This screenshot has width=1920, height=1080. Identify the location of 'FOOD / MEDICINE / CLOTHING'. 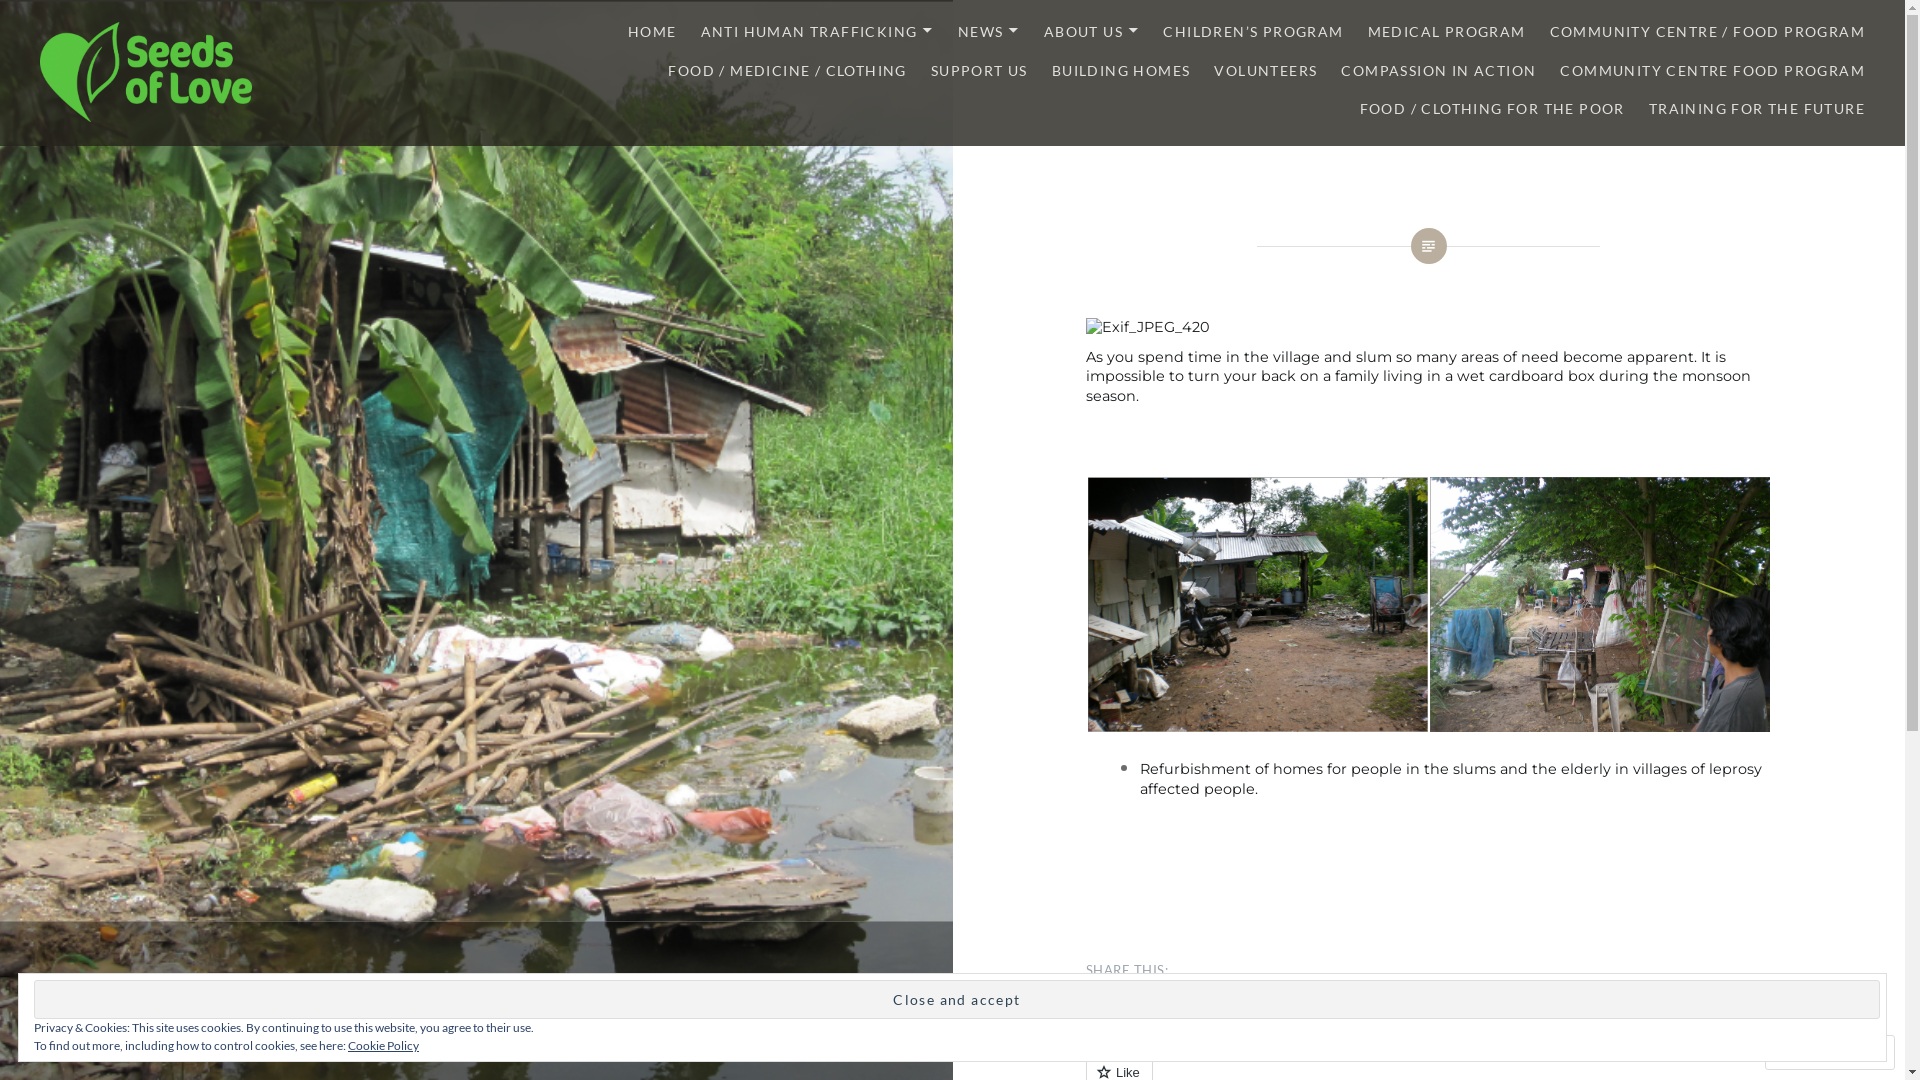
(667, 70).